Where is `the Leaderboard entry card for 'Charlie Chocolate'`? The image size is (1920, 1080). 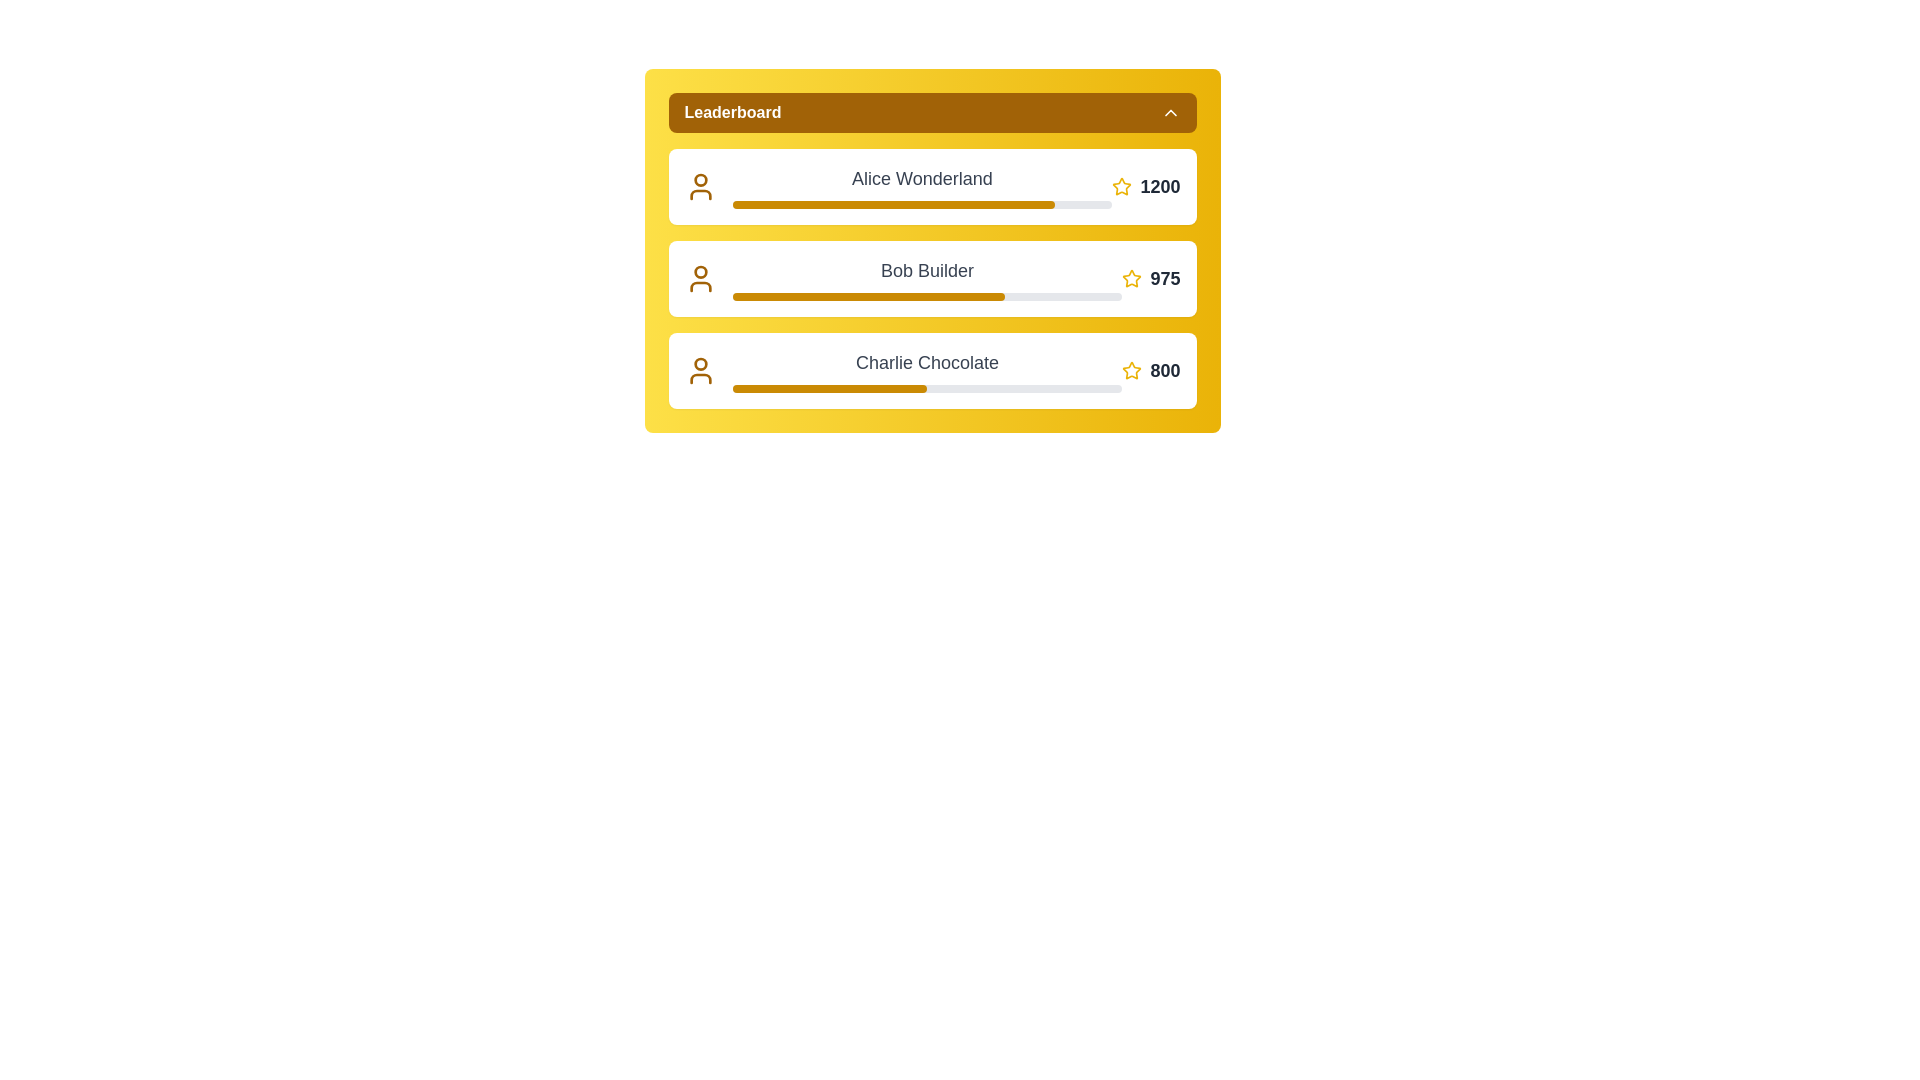 the Leaderboard entry card for 'Charlie Chocolate' is located at coordinates (931, 370).